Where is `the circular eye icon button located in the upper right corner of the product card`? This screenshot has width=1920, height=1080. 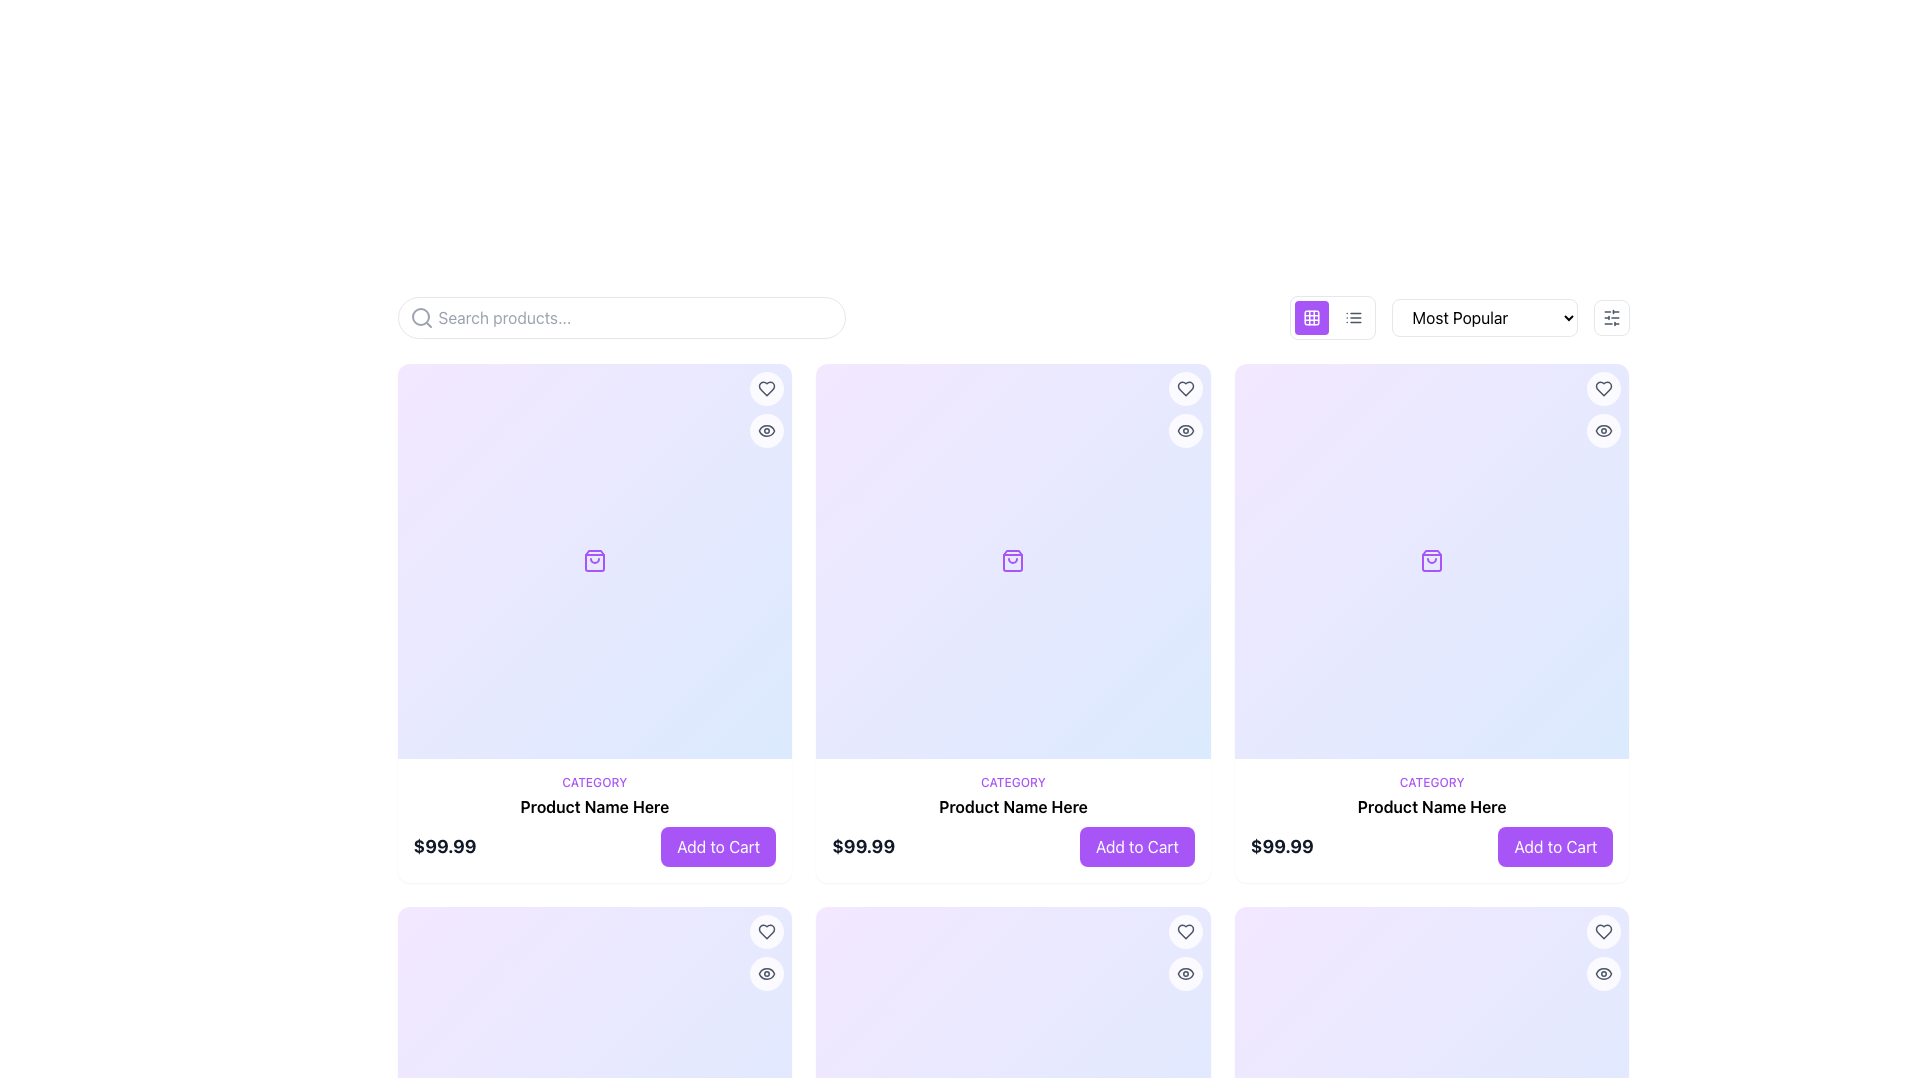
the circular eye icon button located in the upper right corner of the product card is located at coordinates (766, 430).